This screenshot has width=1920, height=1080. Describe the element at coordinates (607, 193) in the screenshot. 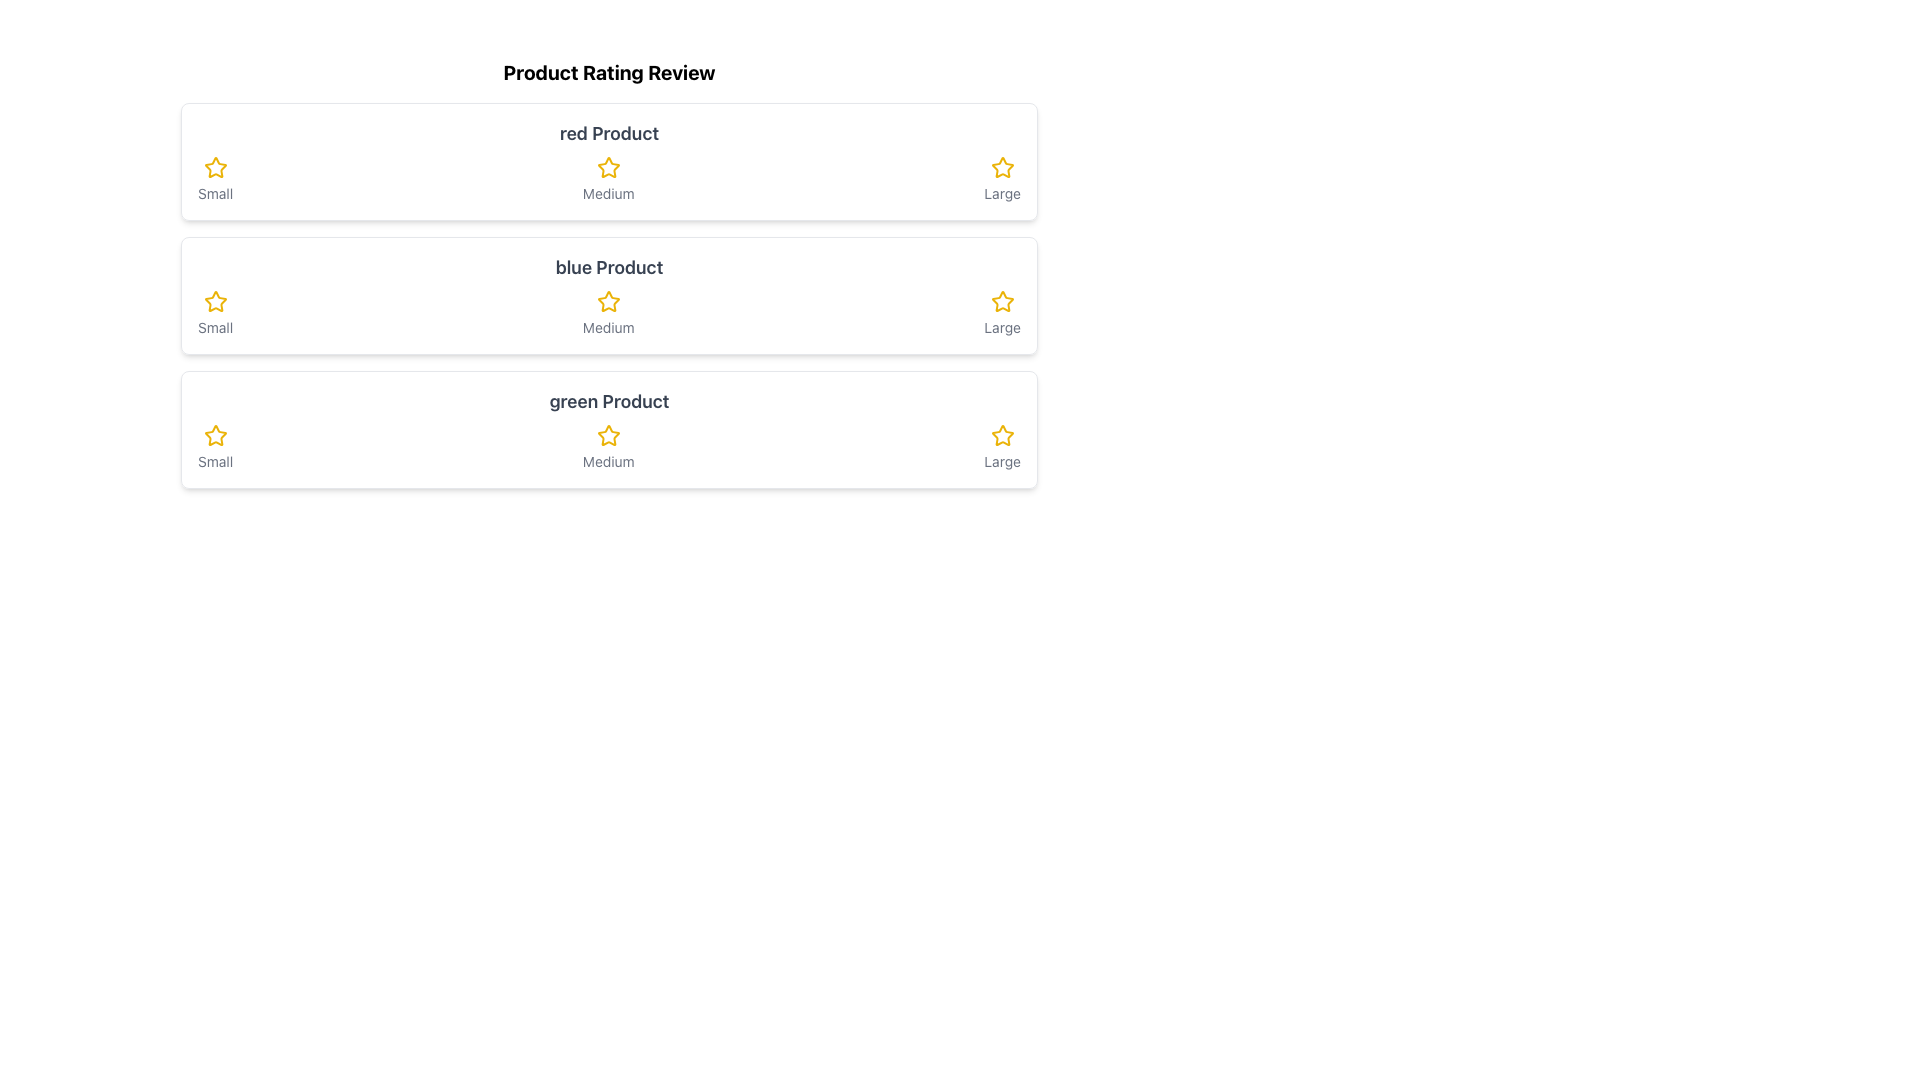

I see `text label displaying the word 'Medium' in gray color, which is centrally positioned below a yellow star icon in the 'red Product' row` at that location.